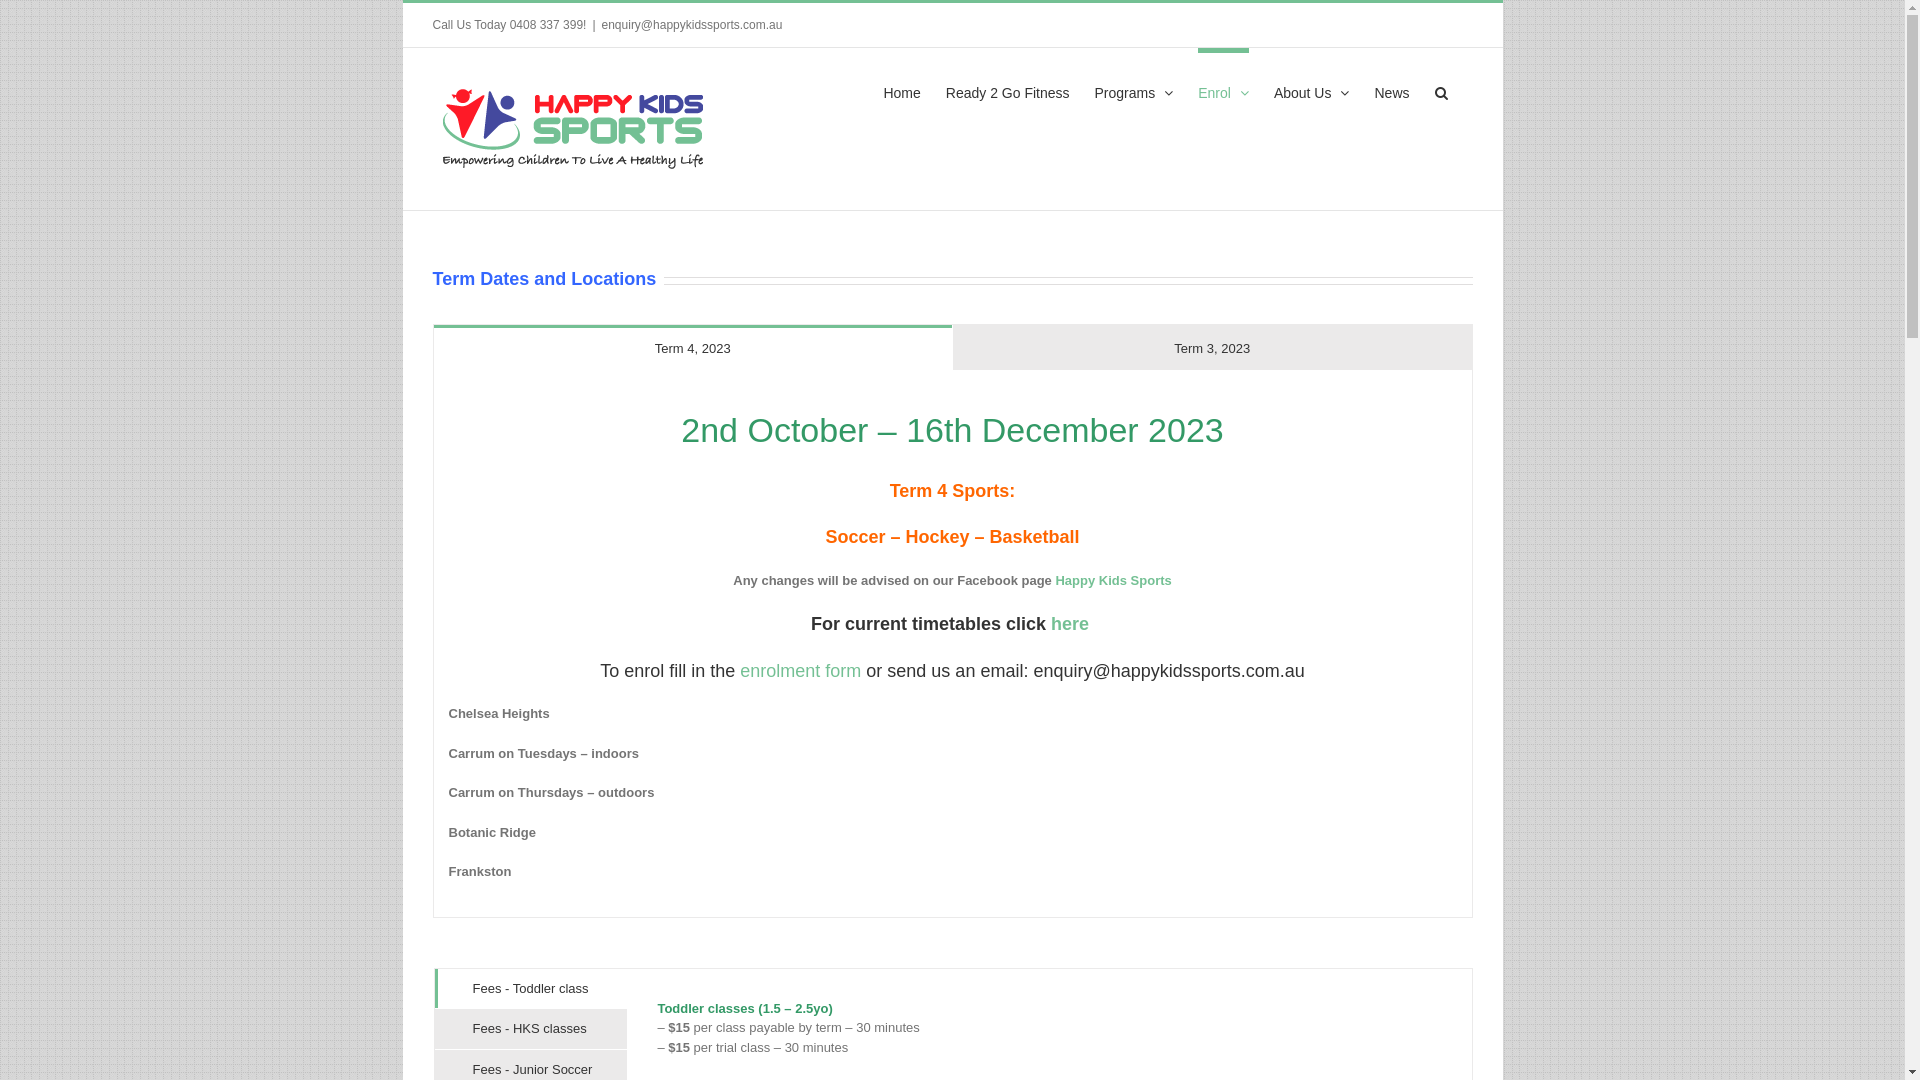  I want to click on 'Ready 2 Go Fitness', so click(1008, 88).